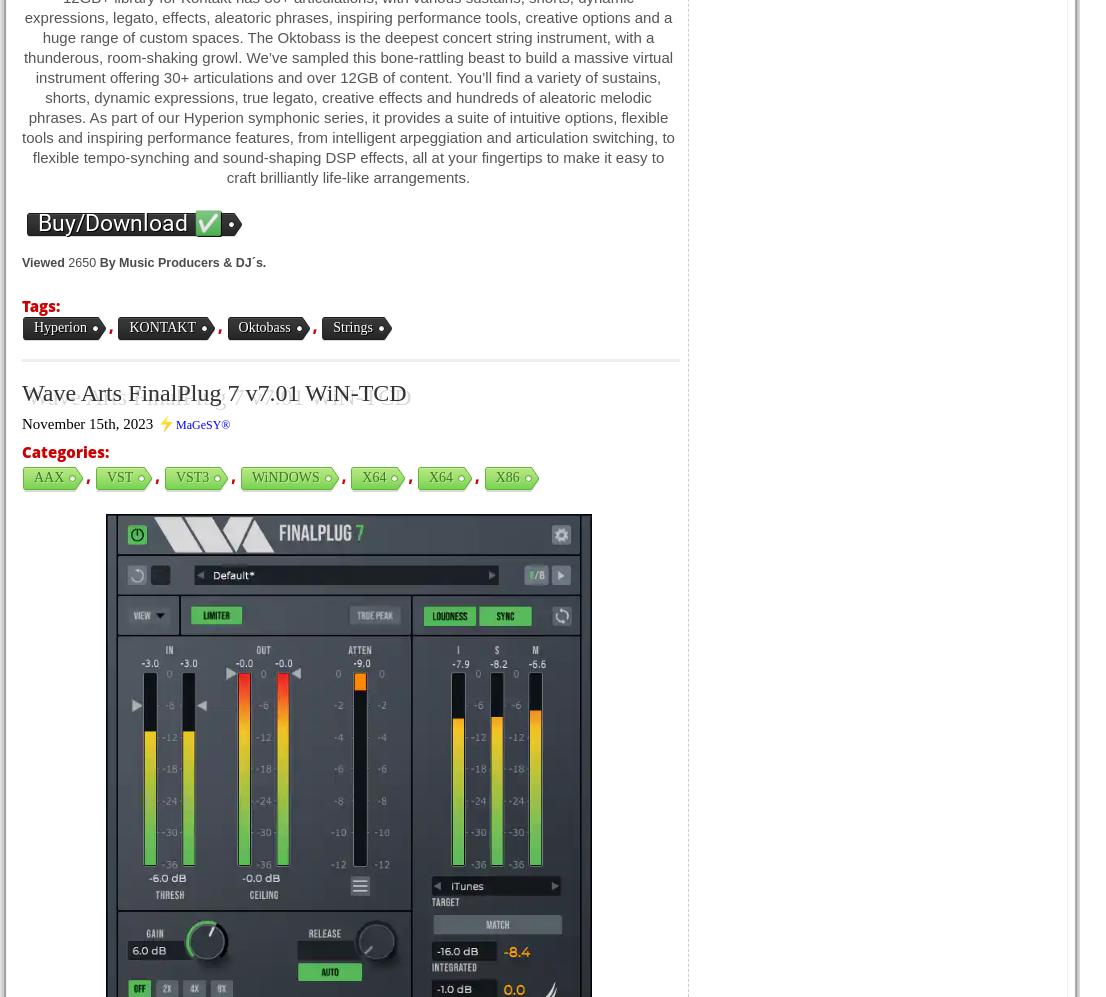 Image resolution: width=1106 pixels, height=997 pixels. Describe the element at coordinates (22, 393) in the screenshot. I see `'Wave Arts FinalPlug 7 v7.01 WiN-TCD'` at that location.